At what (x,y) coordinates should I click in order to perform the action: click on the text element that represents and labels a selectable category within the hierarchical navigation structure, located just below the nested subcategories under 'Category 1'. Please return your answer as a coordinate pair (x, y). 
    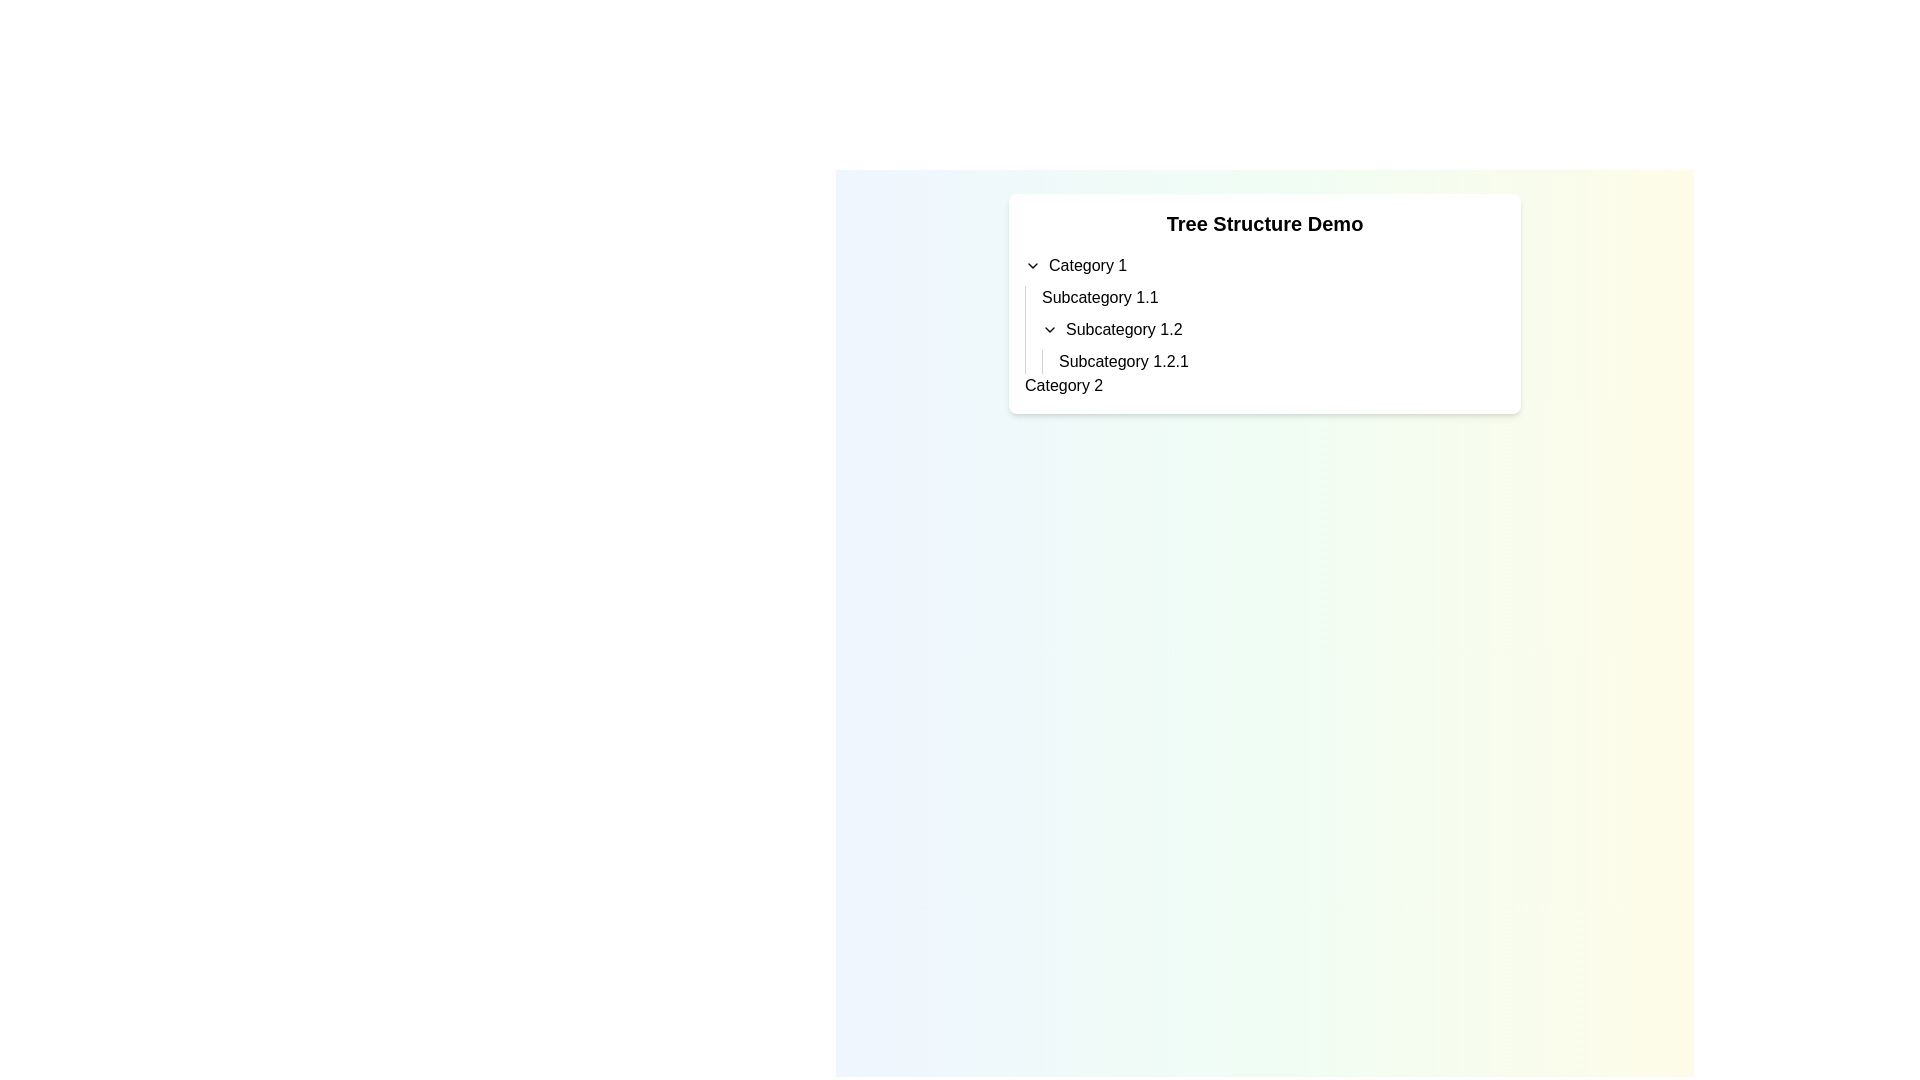
    Looking at the image, I should click on (1063, 385).